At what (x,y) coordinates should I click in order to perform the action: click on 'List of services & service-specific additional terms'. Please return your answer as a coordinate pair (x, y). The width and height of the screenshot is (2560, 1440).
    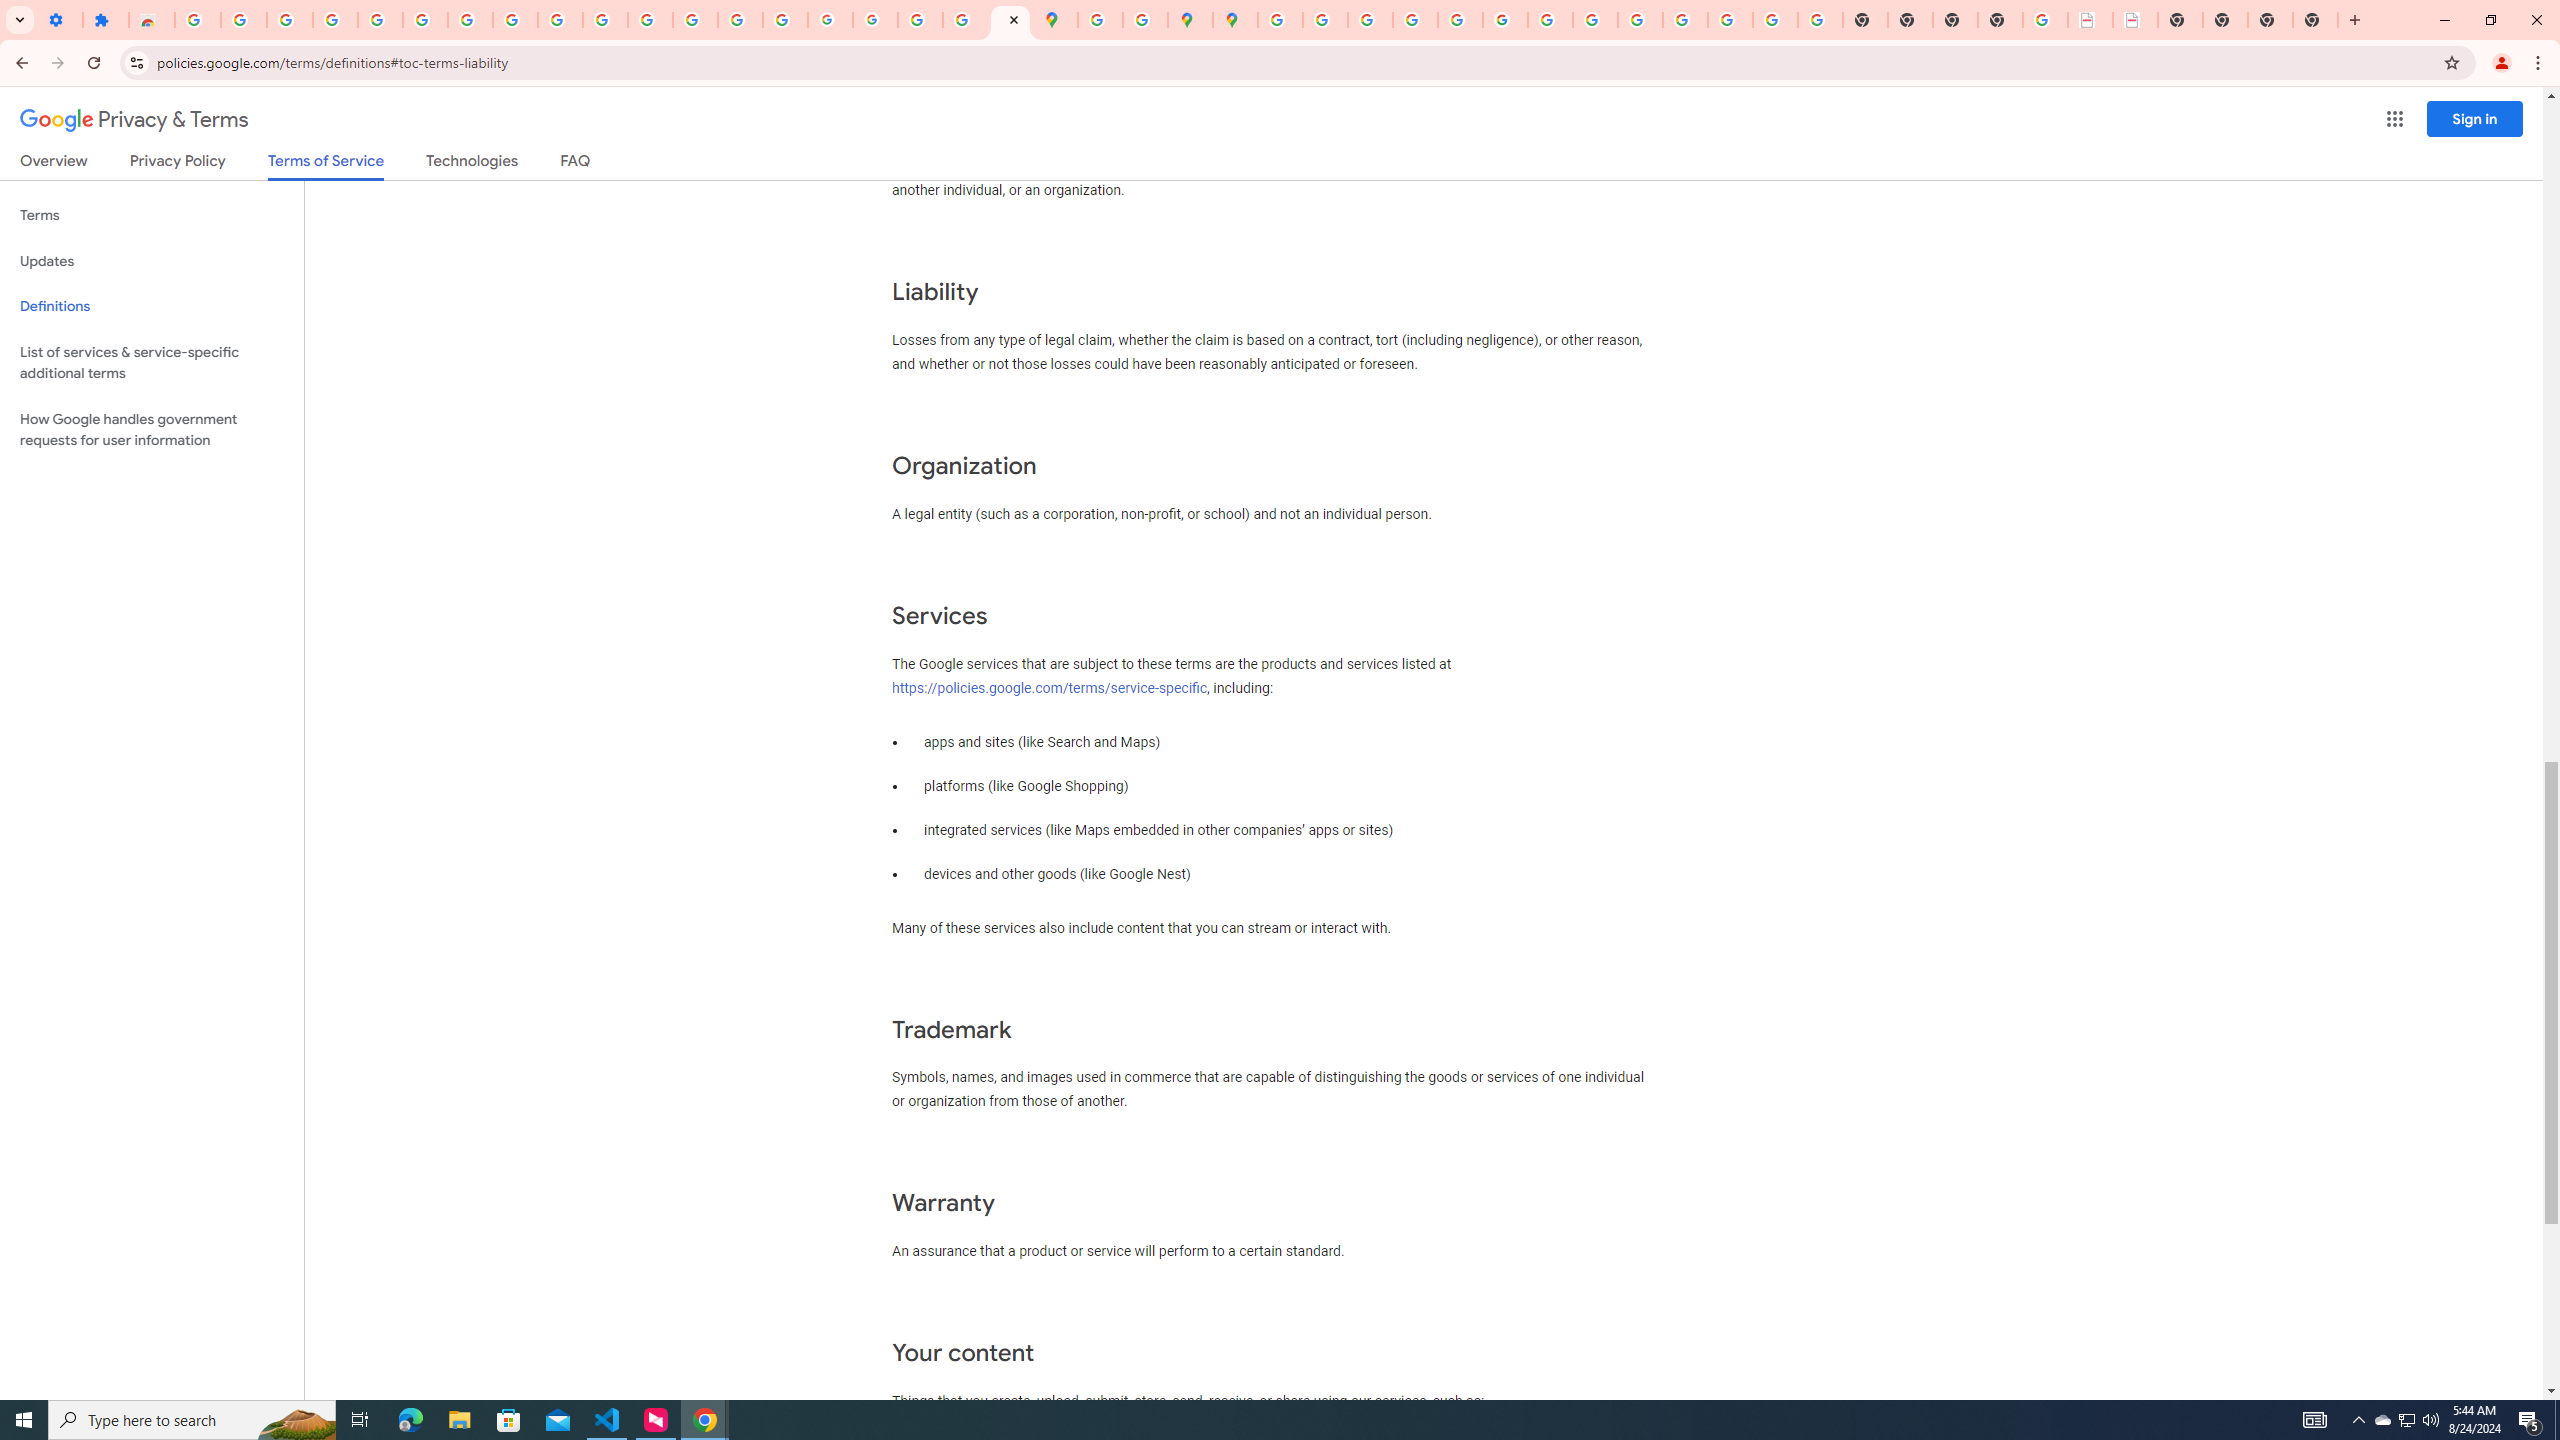
    Looking at the image, I should click on (151, 361).